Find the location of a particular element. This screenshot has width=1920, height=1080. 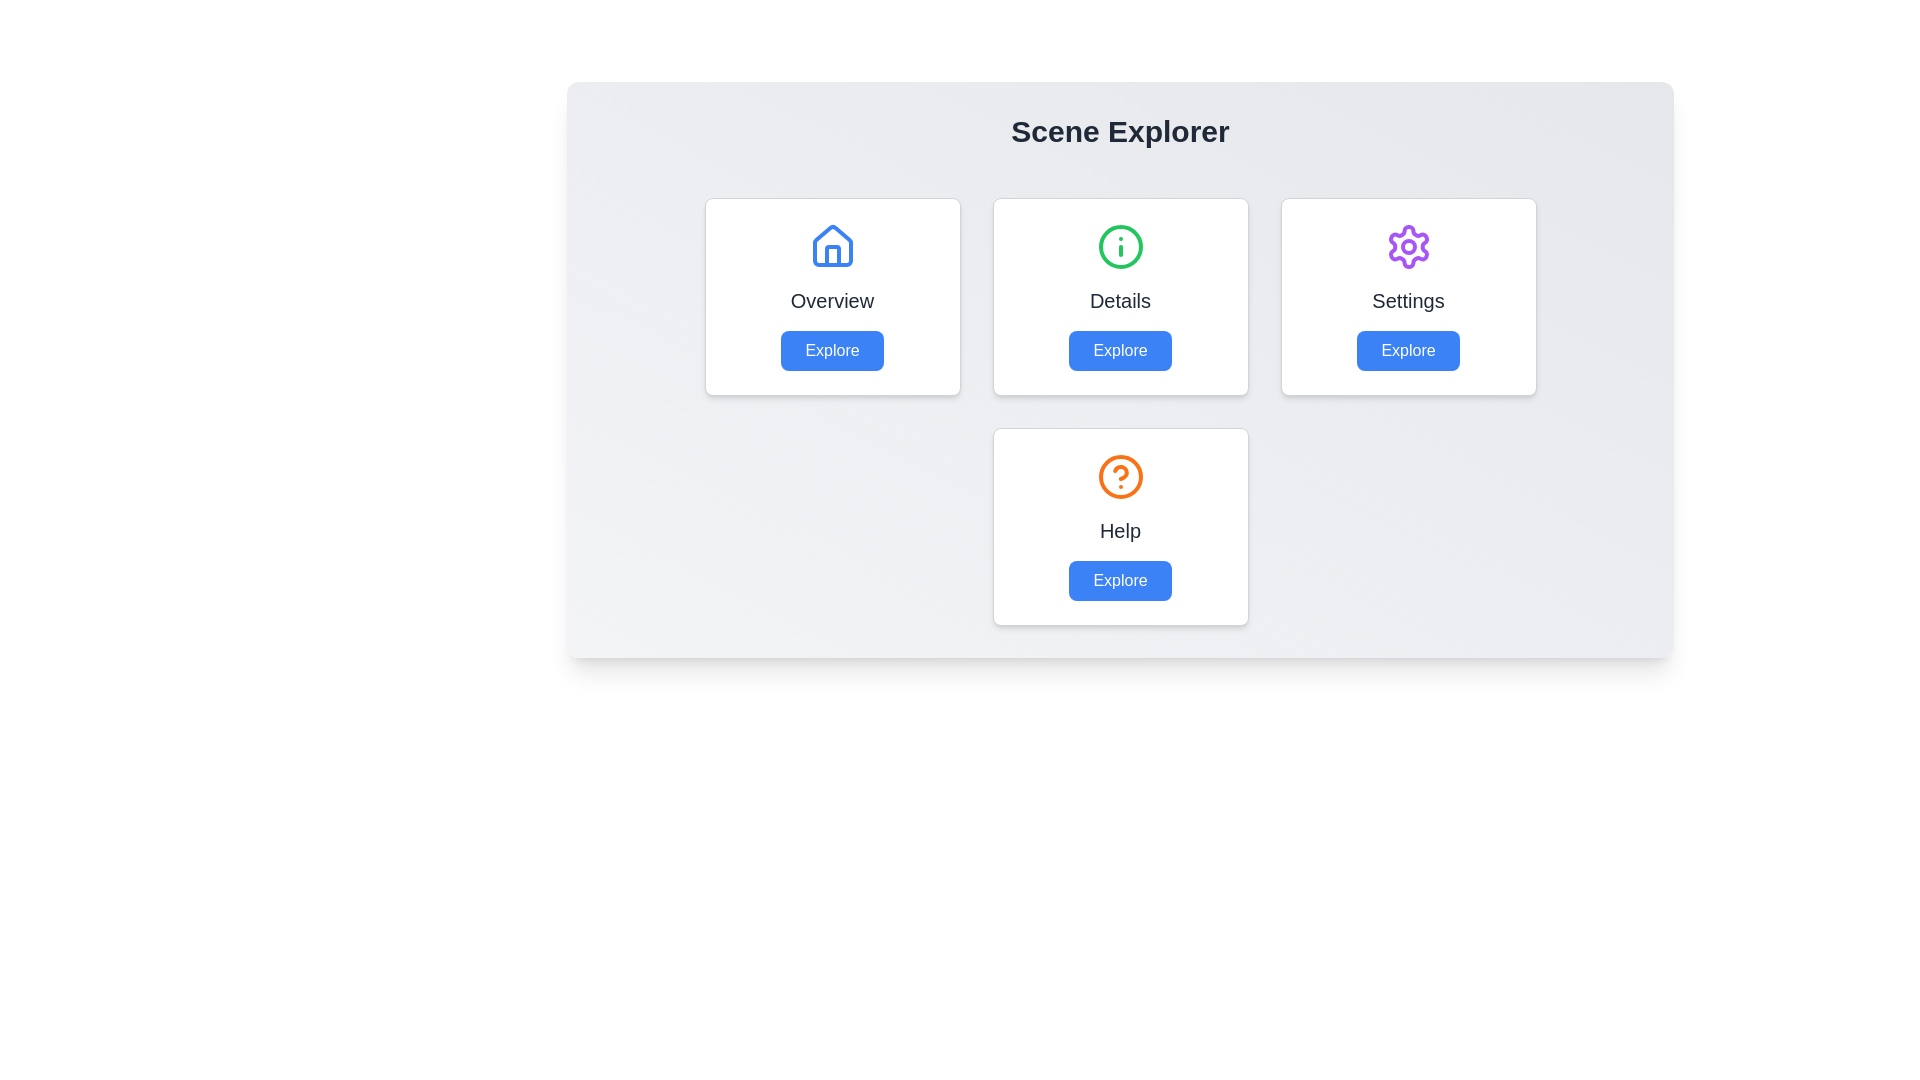

the blue button with rounded corners labeled 'Explore' located at the bottom of the 'Details' card to visualize its hover effects is located at coordinates (1120, 350).